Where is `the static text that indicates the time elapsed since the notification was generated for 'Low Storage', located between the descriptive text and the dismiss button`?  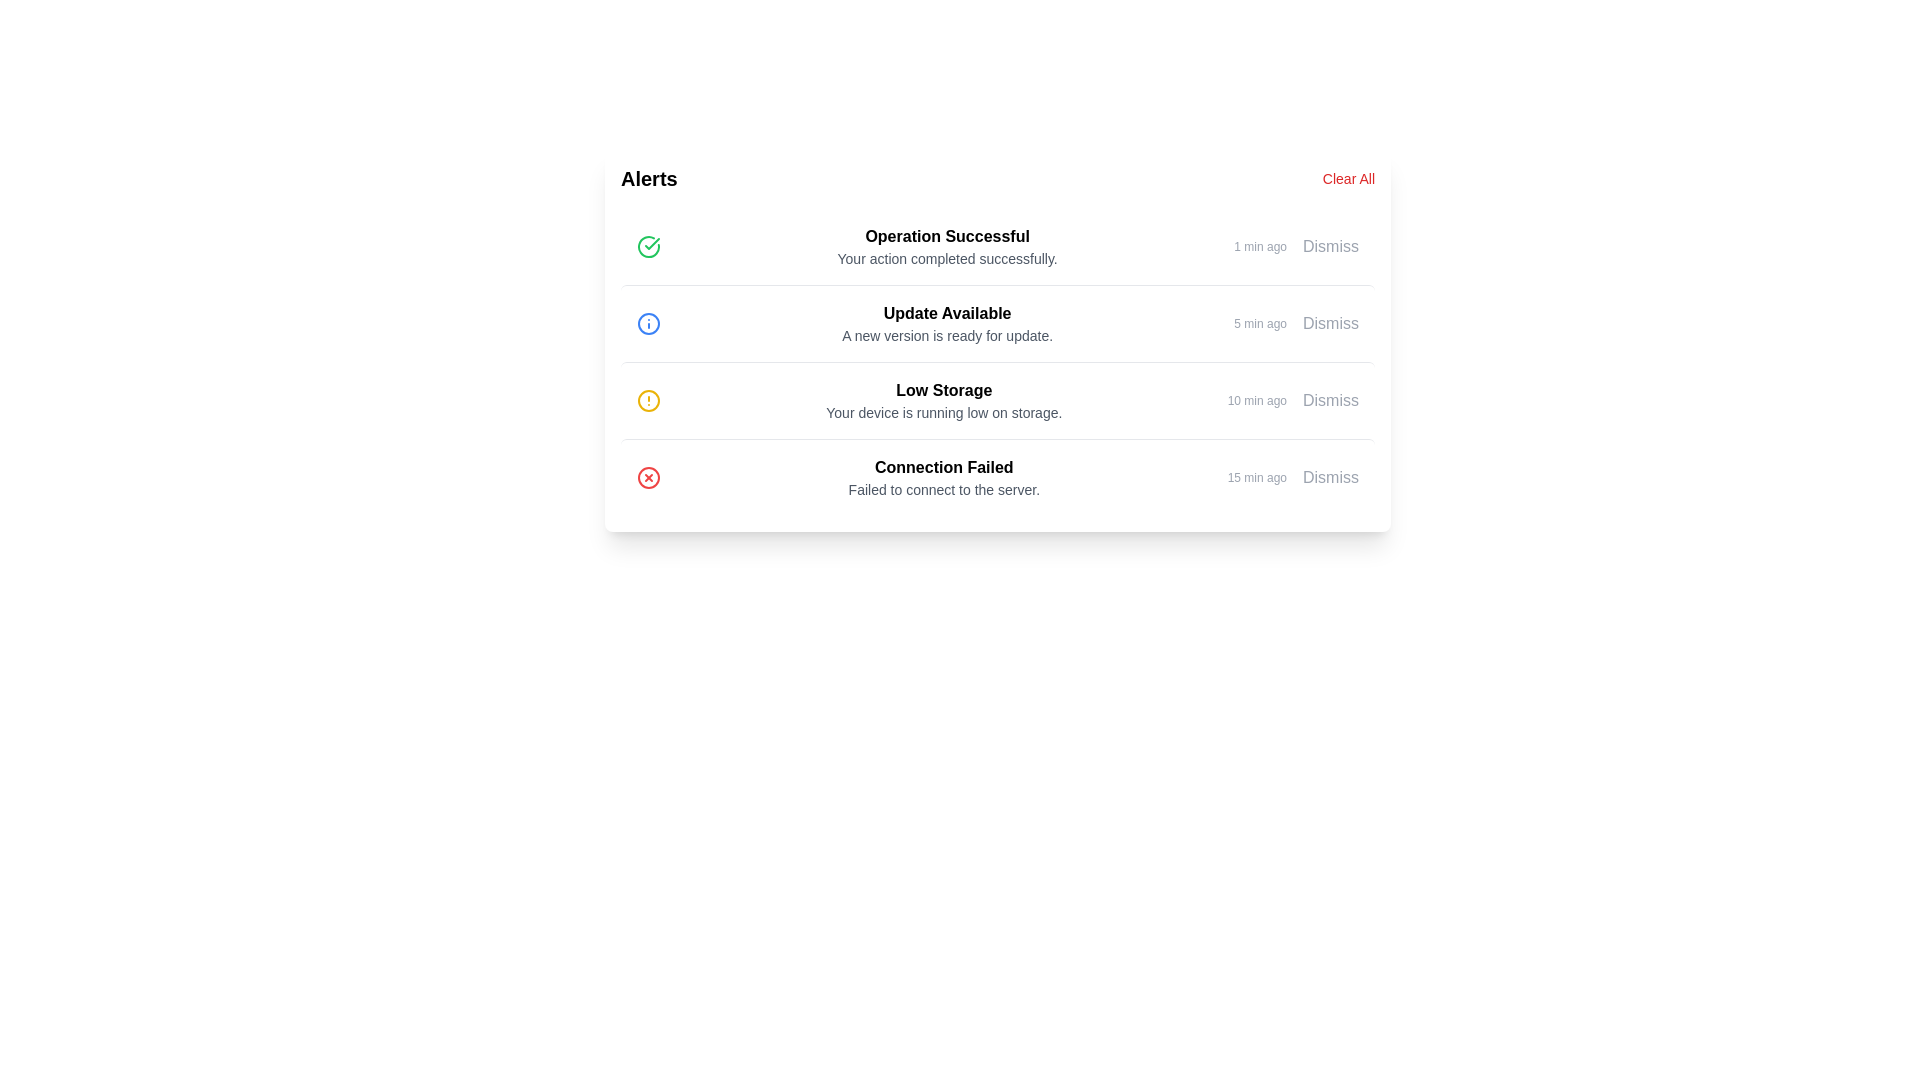 the static text that indicates the time elapsed since the notification was generated for 'Low Storage', located between the descriptive text and the dismiss button is located at coordinates (1256, 401).